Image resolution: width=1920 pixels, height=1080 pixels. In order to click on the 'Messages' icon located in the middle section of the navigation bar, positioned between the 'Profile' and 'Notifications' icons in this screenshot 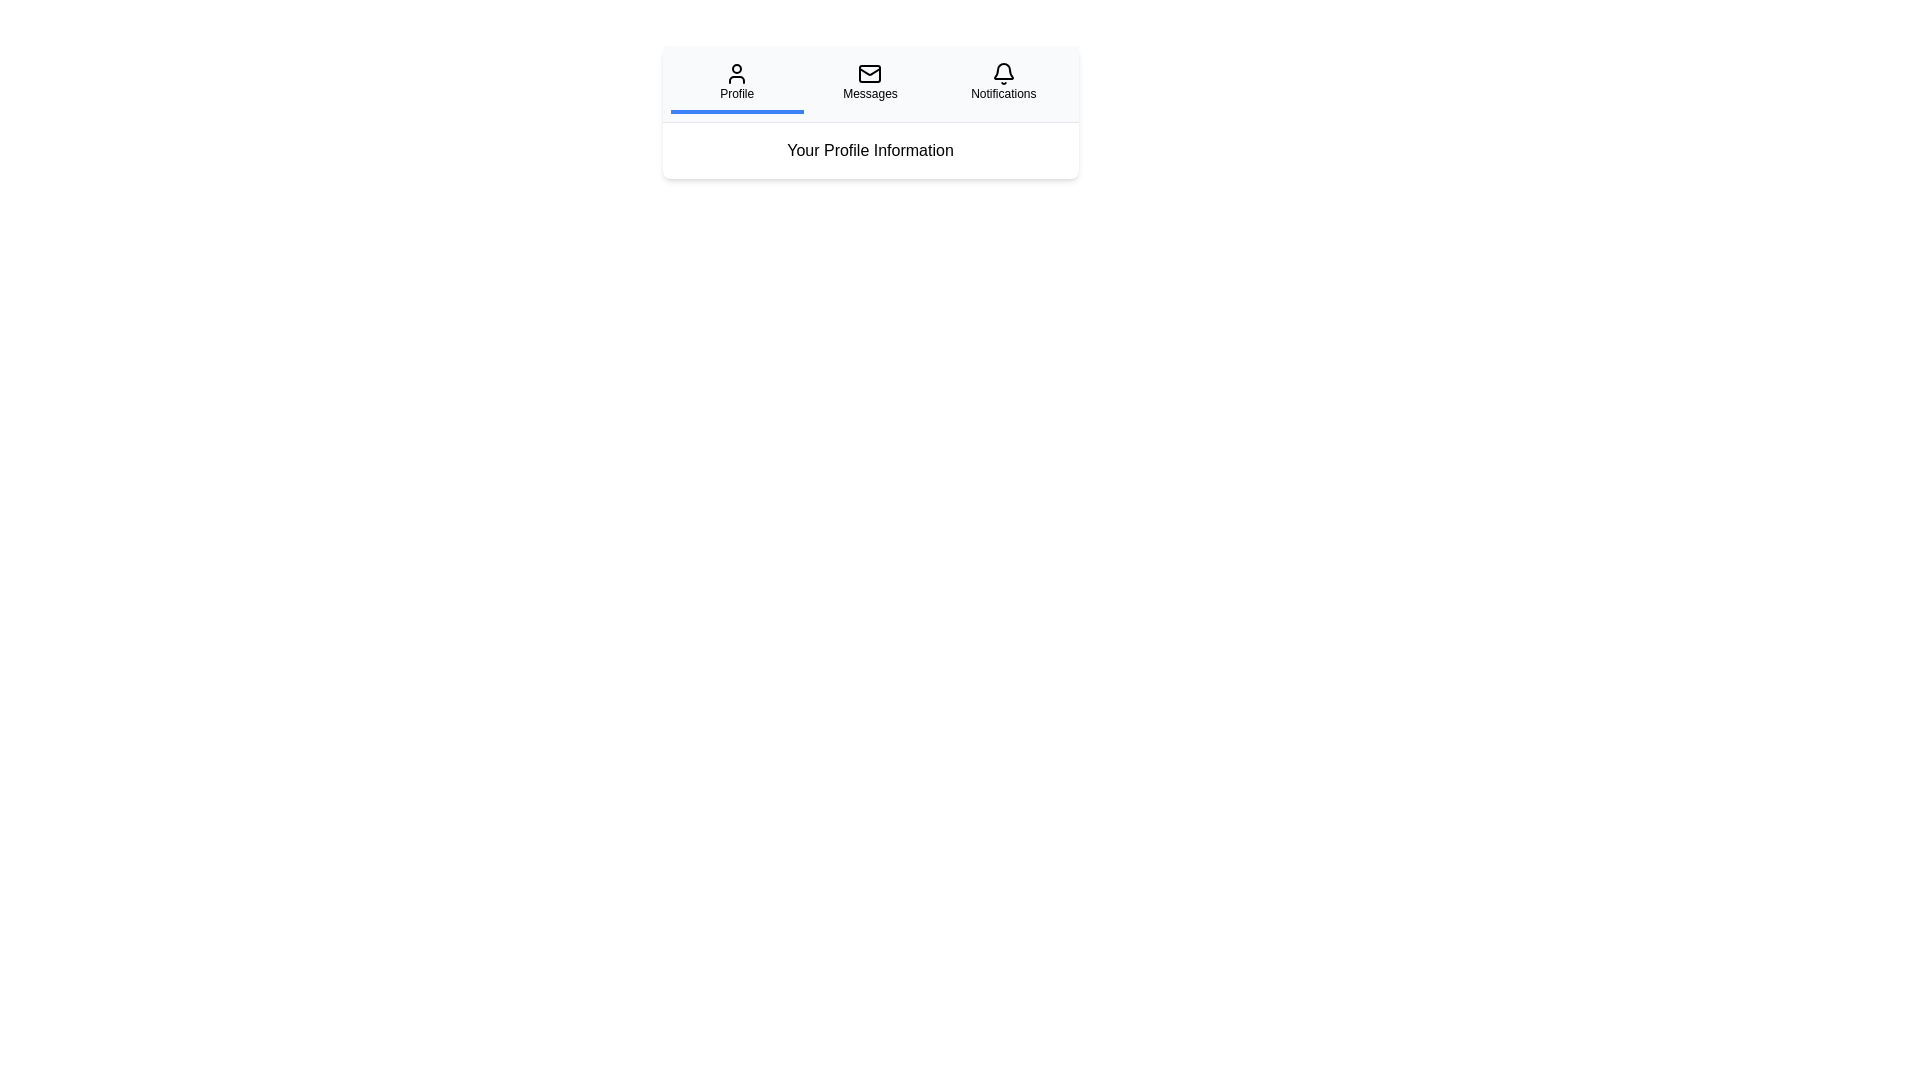, I will do `click(870, 72)`.